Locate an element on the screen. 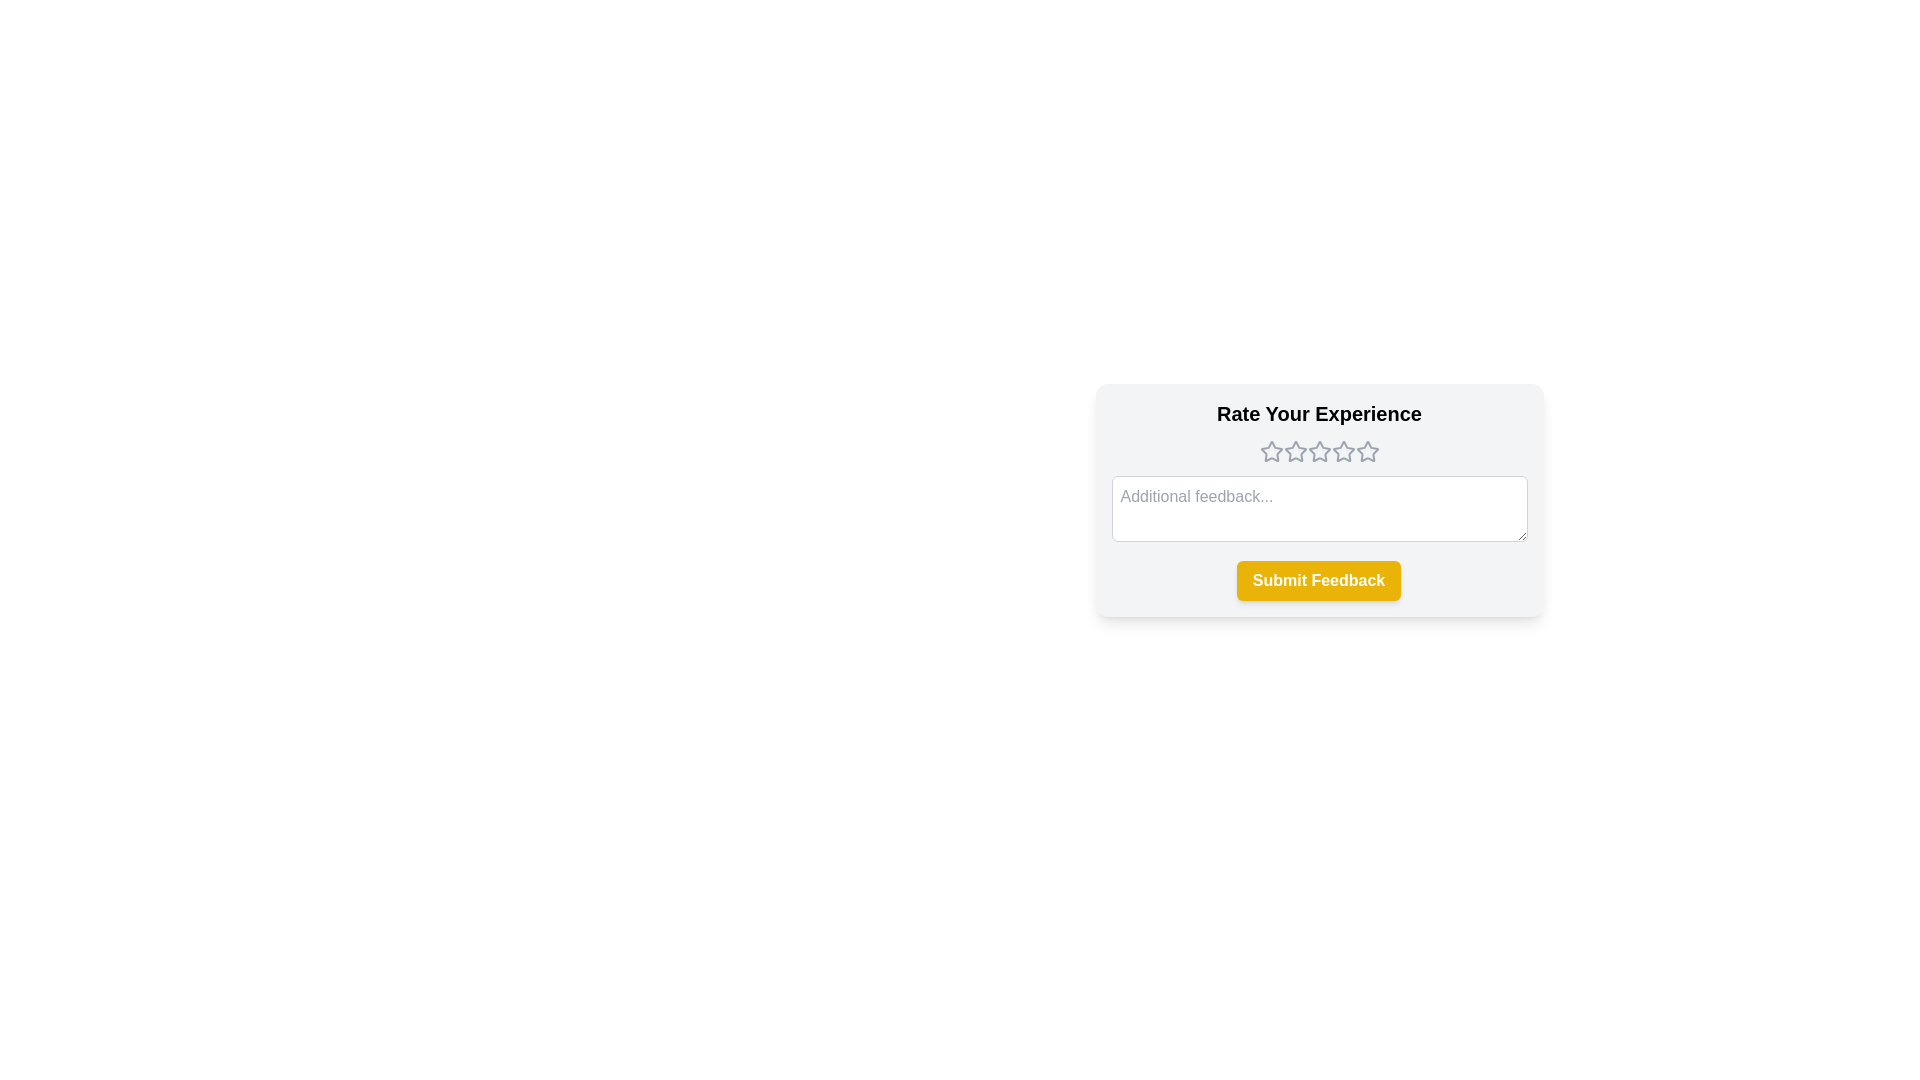 This screenshot has height=1080, width=1920. the second star in the five-star rating system is located at coordinates (1295, 451).